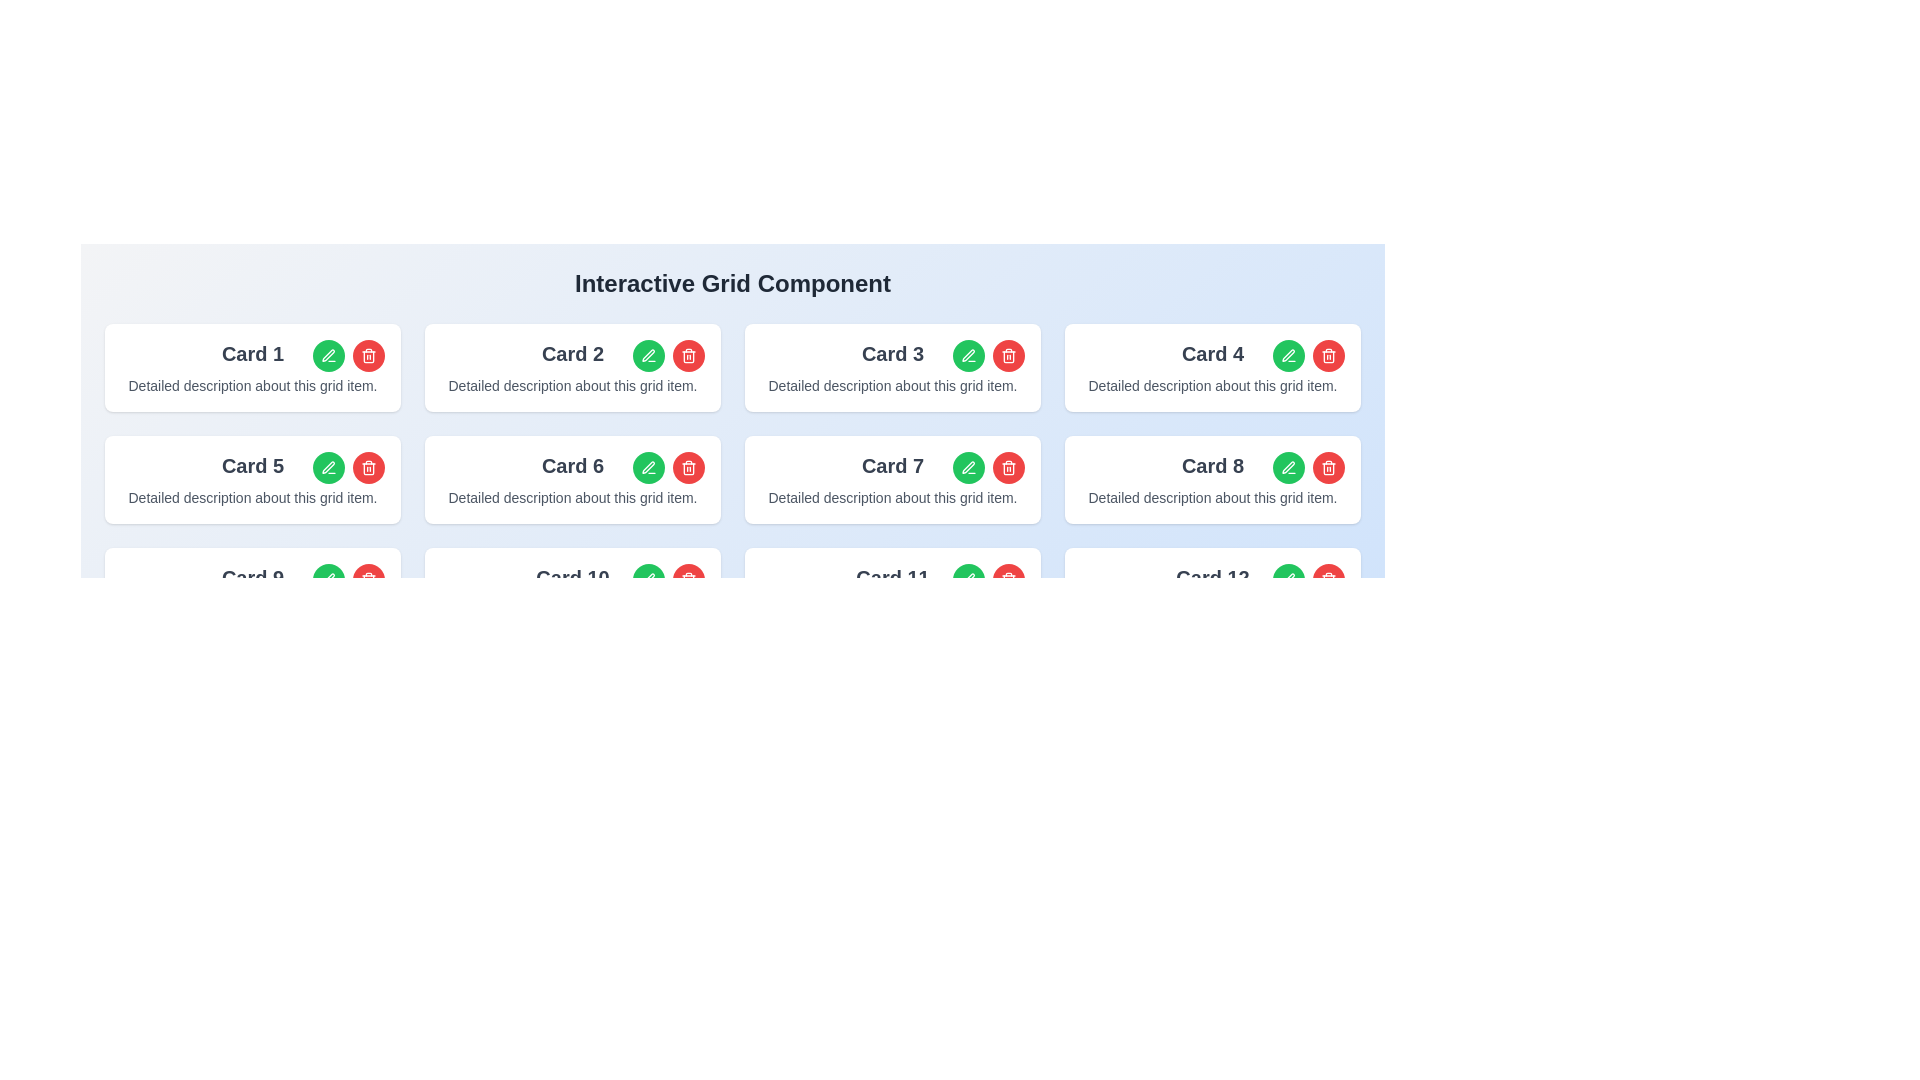 The height and width of the screenshot is (1080, 1920). Describe the element at coordinates (369, 579) in the screenshot. I see `the trash icon button located at the top-right corner of 'Card 9'` at that location.